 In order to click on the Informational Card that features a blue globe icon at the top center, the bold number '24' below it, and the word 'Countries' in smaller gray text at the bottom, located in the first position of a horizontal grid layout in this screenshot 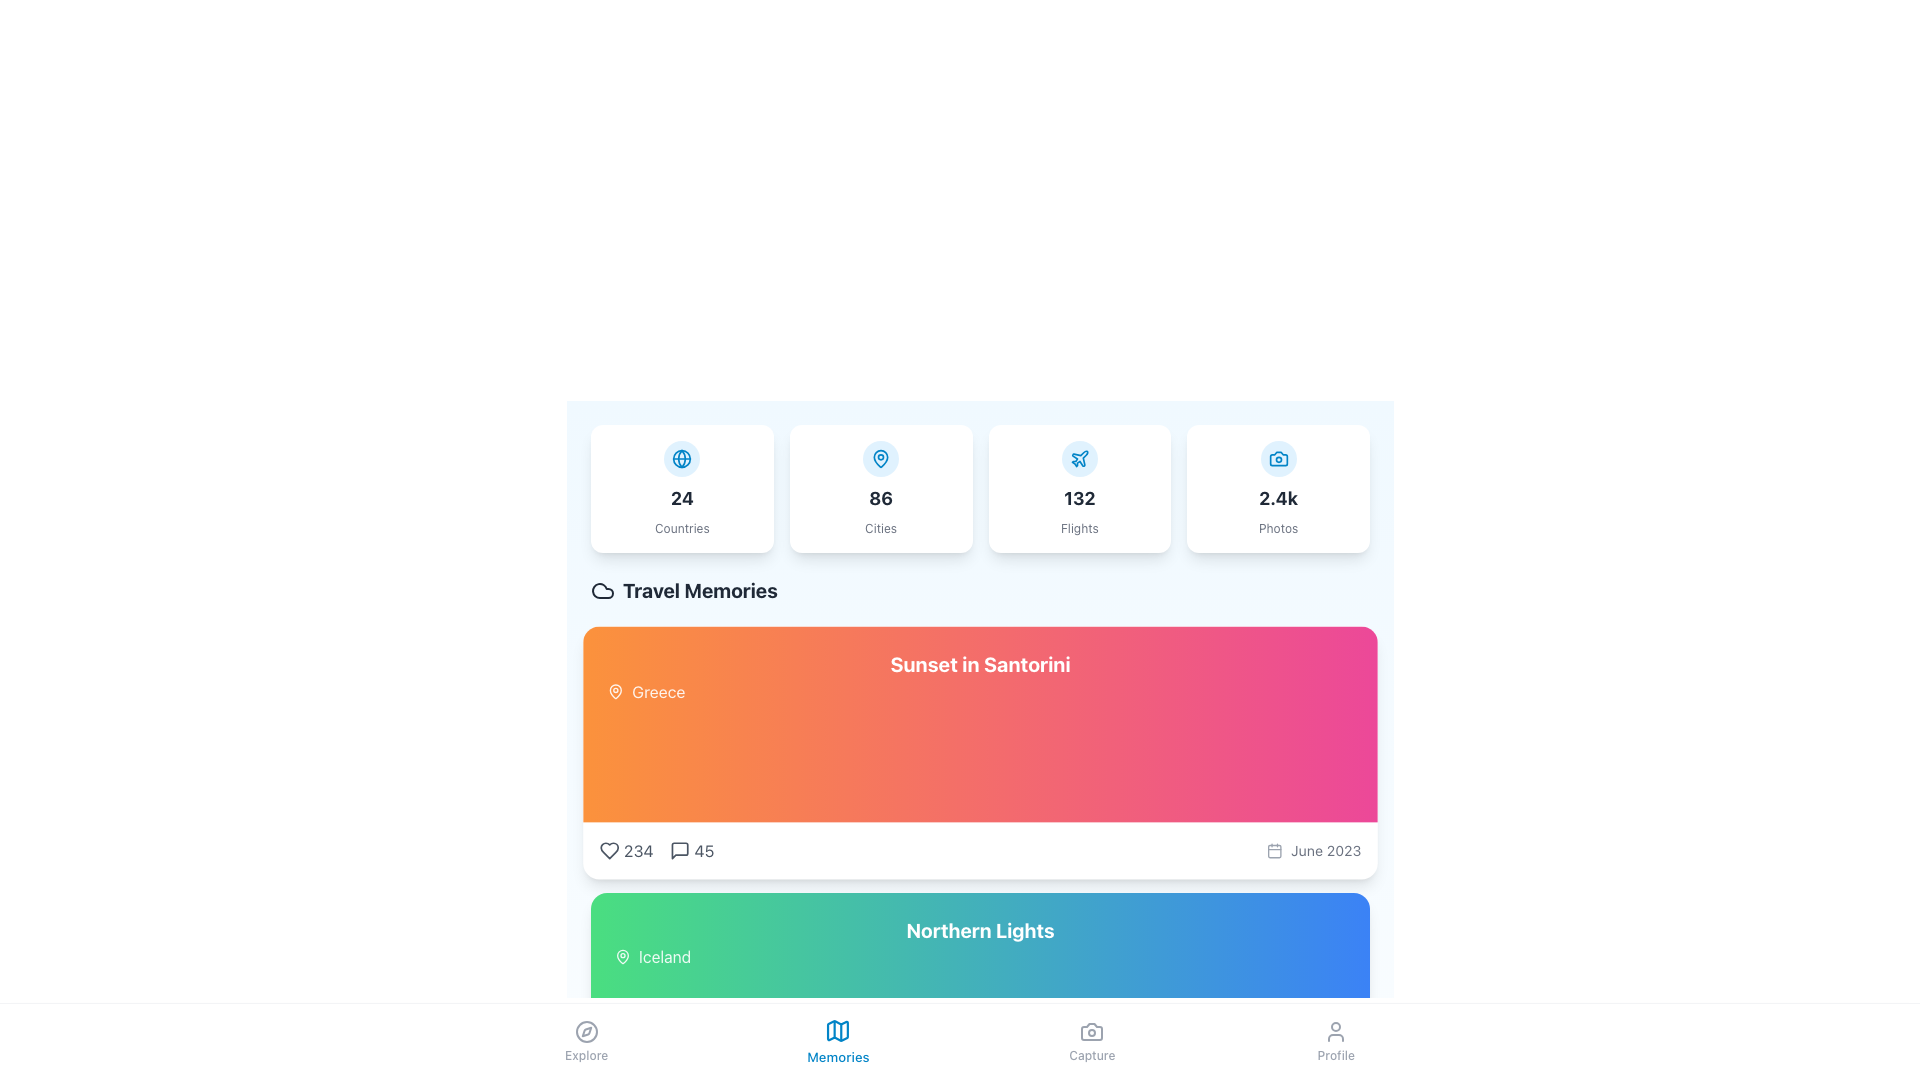, I will do `click(682, 489)`.